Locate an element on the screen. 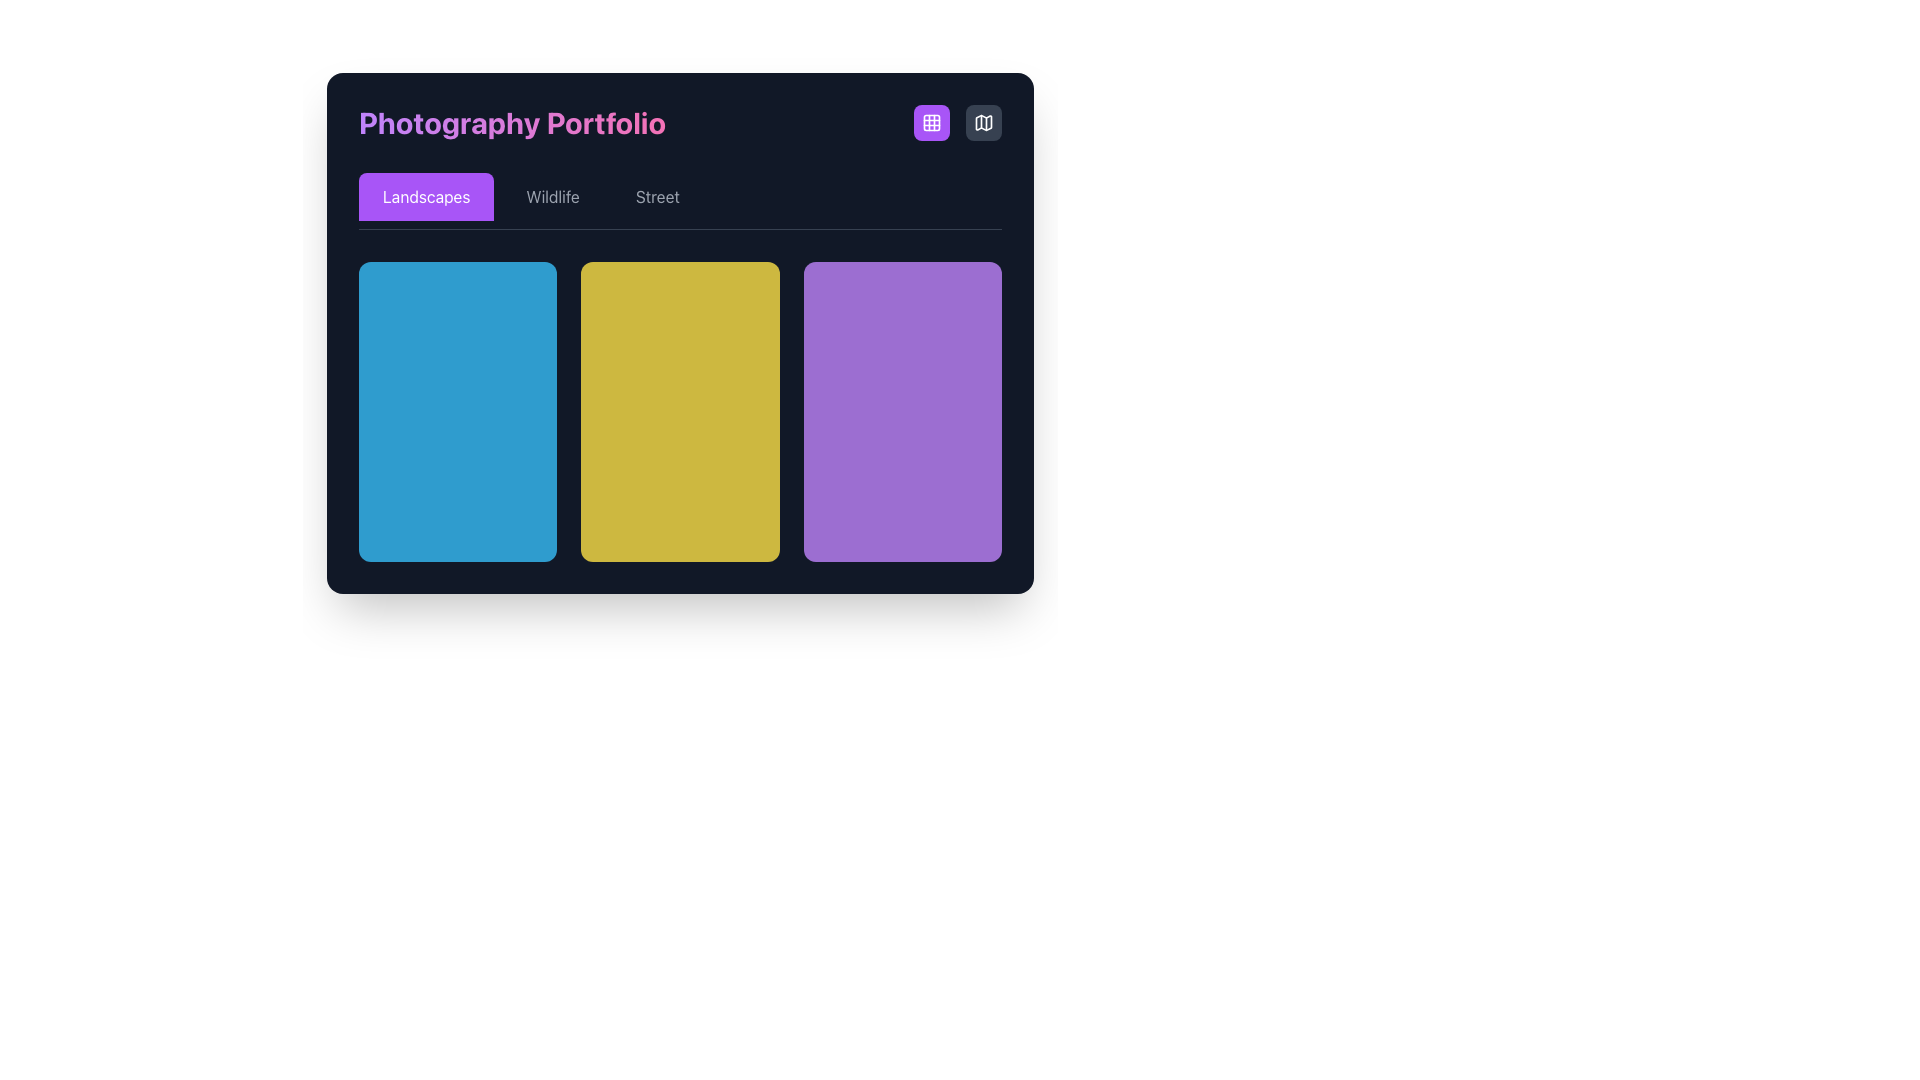  the decorative rectangle component within the grid icon located at the top-right corner of the interface, adjacent to the map toggle icon is located at coordinates (930, 123).